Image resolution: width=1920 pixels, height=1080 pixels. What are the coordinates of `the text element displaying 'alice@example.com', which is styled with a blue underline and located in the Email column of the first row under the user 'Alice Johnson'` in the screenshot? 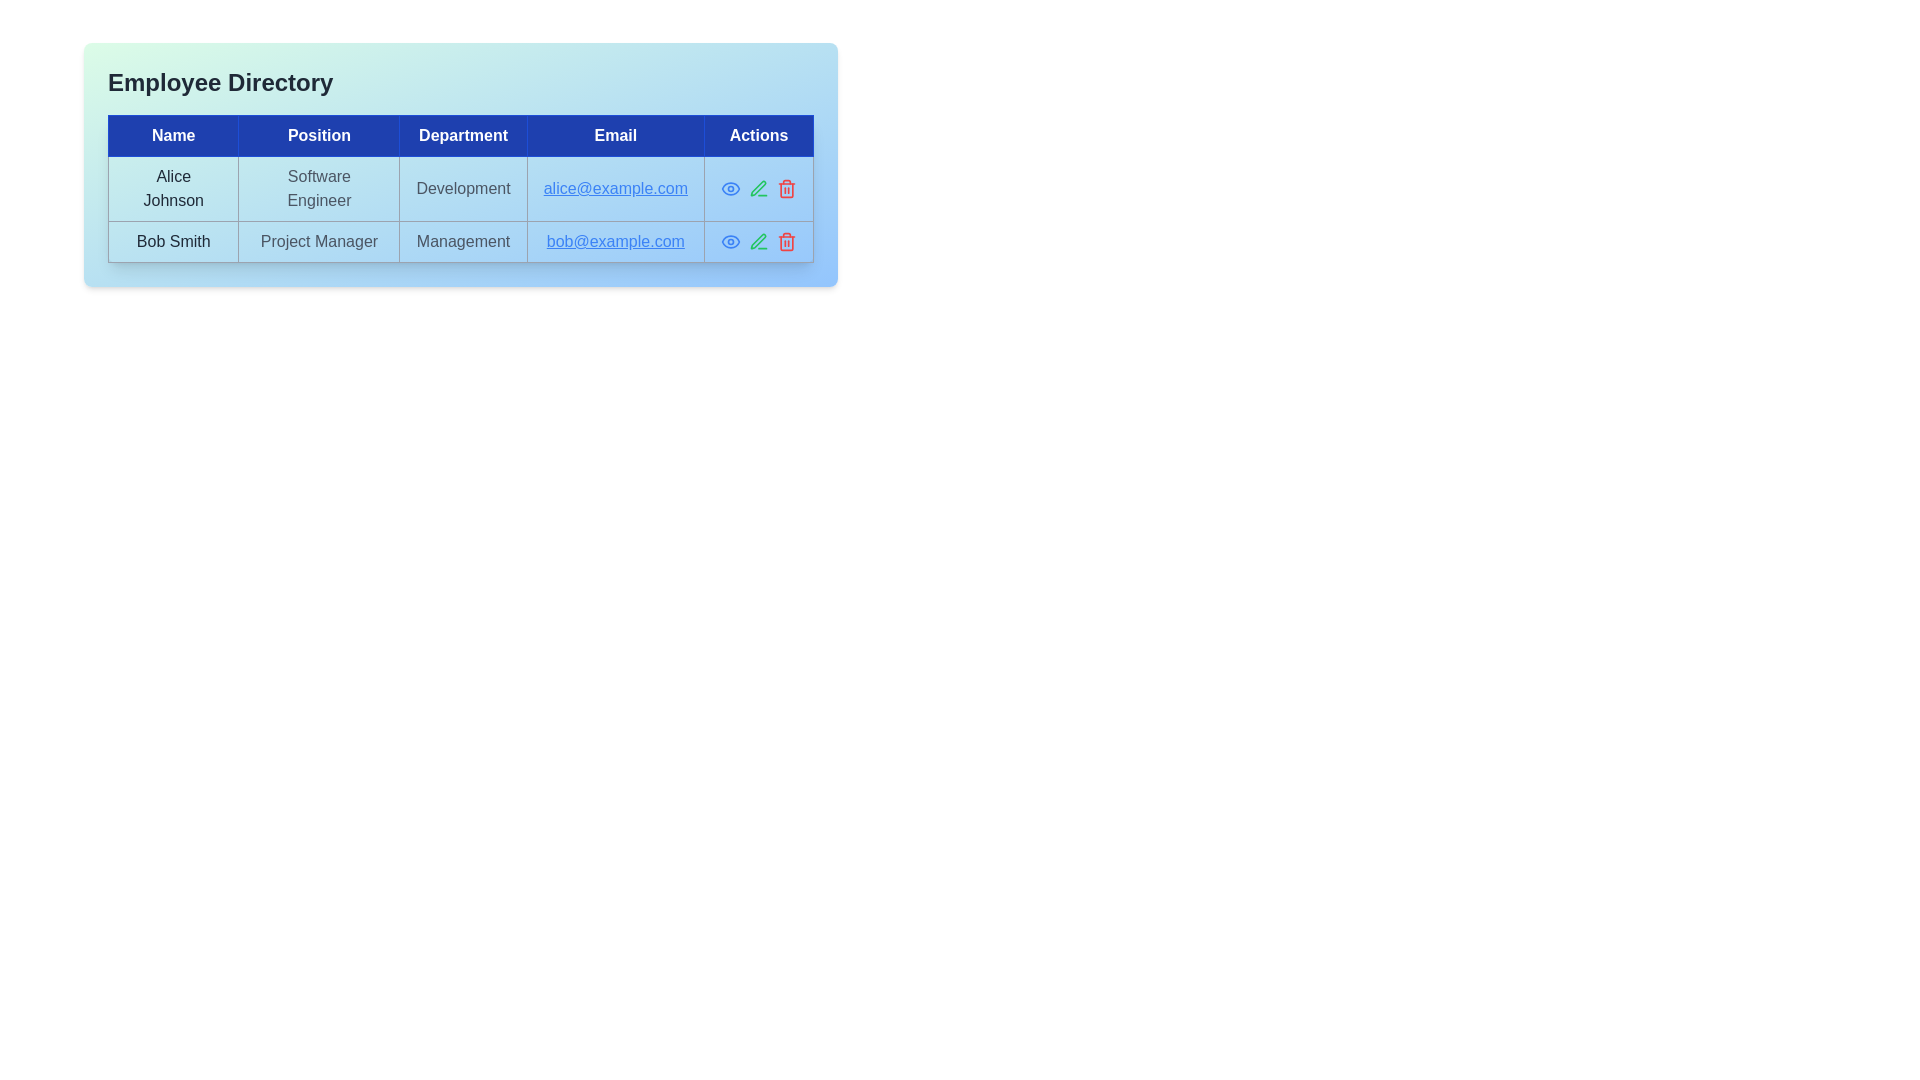 It's located at (614, 189).